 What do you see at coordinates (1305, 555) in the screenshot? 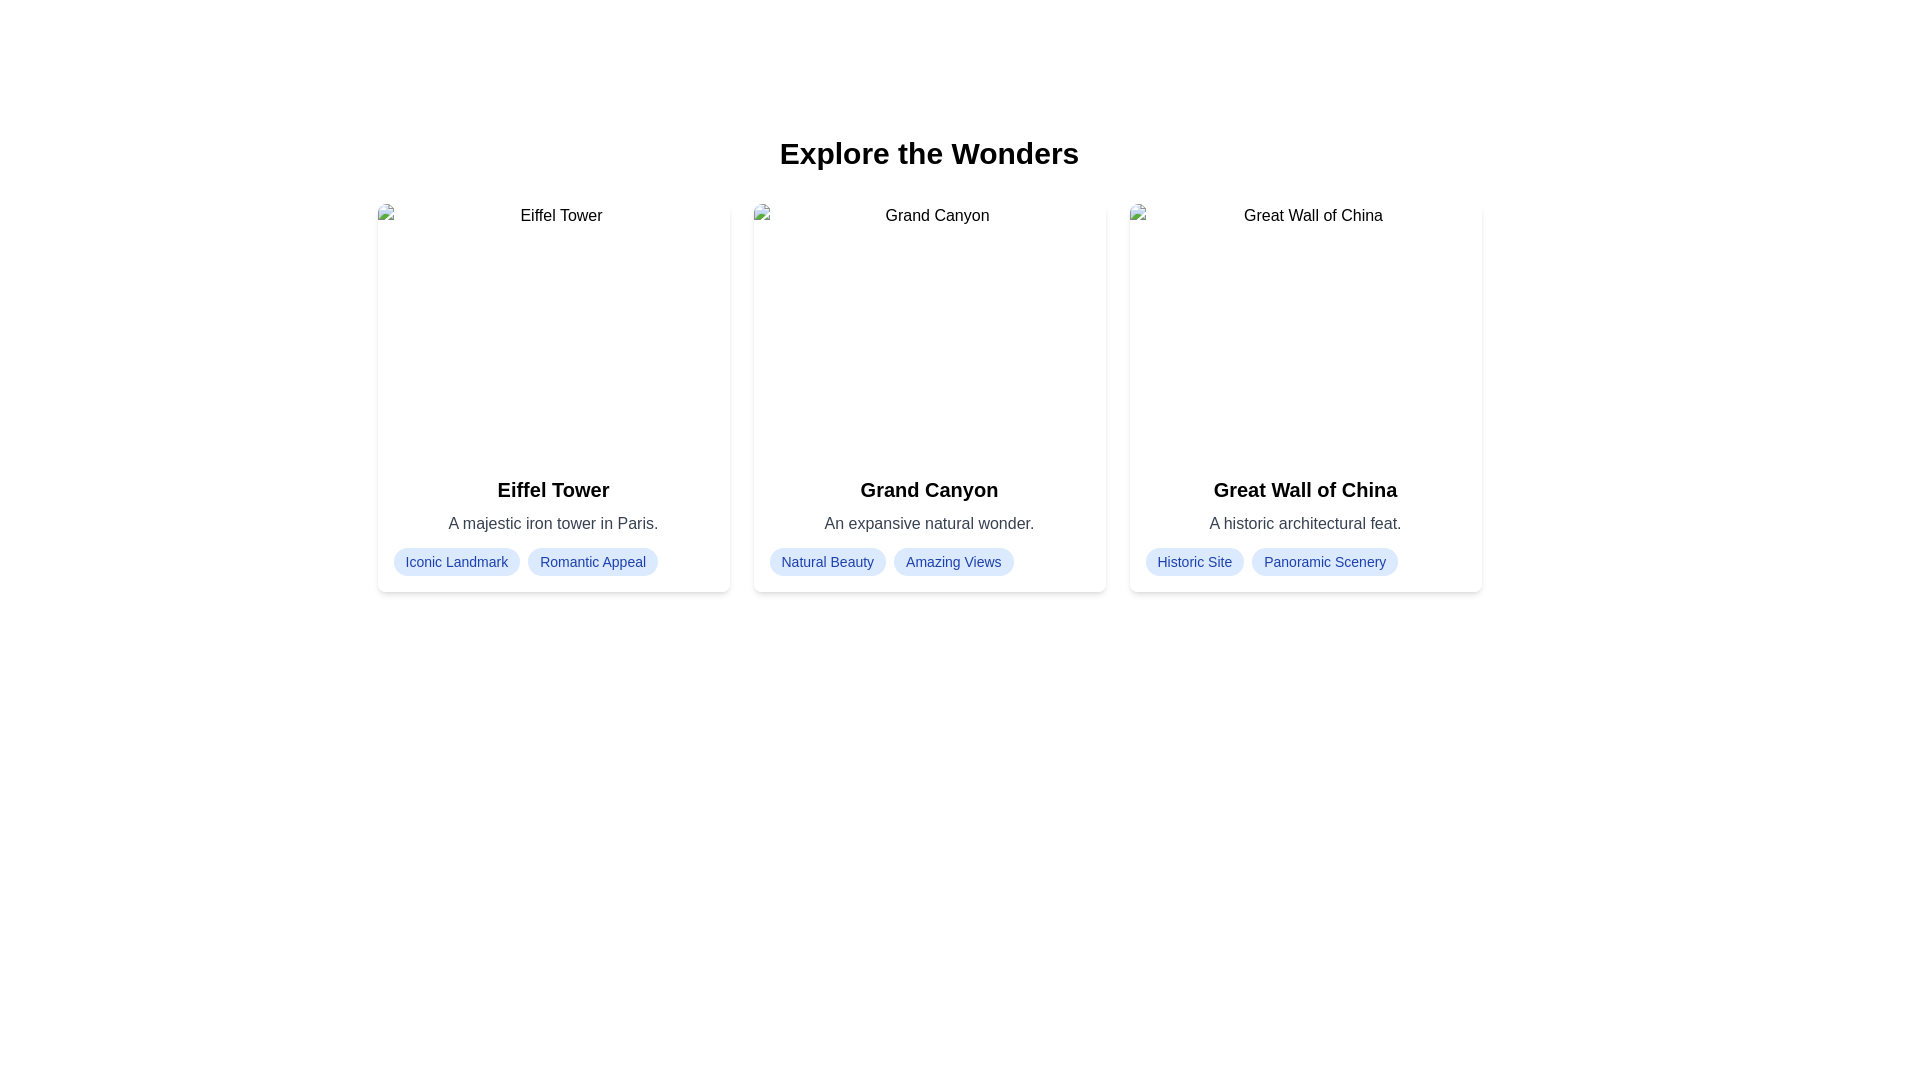
I see `larger curved shape of the eye-shaped SVG icon for debugging purposes` at bounding box center [1305, 555].